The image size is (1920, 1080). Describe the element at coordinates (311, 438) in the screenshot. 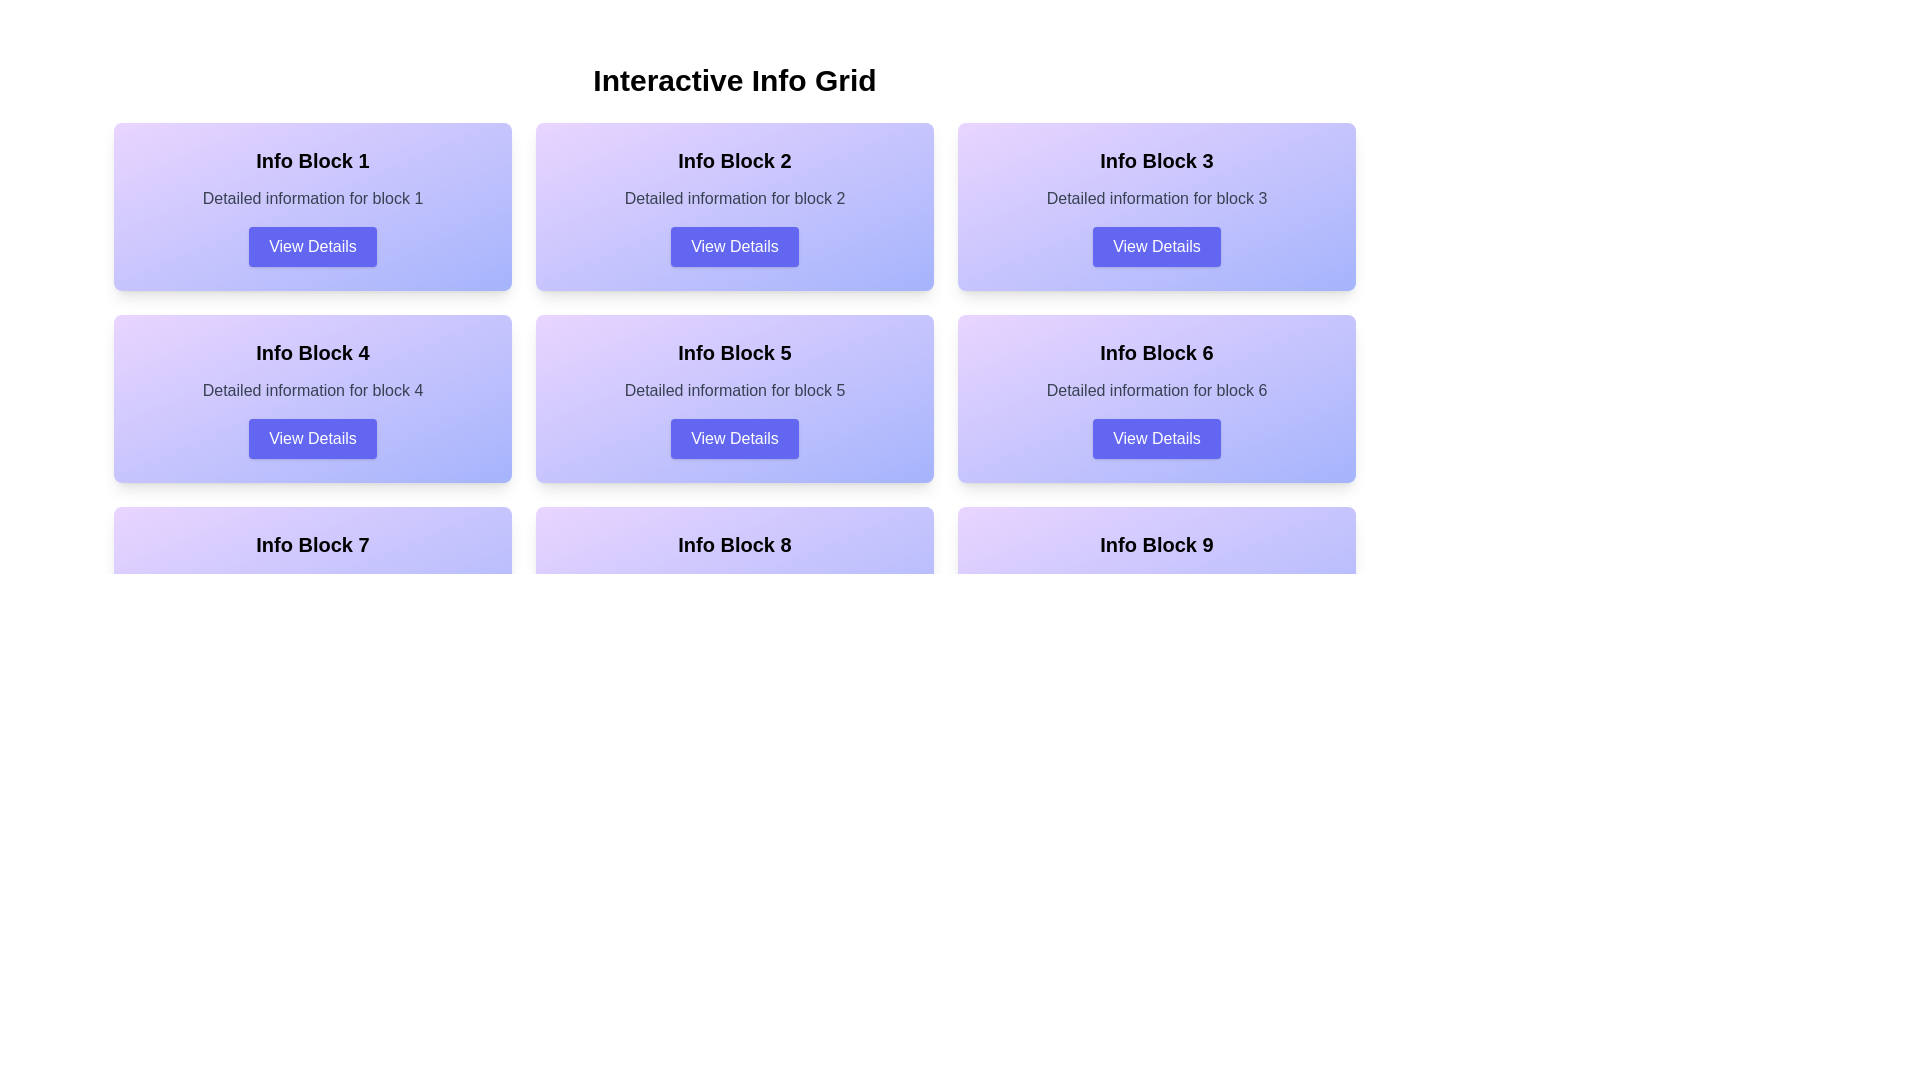

I see `the 'View Details' button with an indigo gradient background, located in 'Info Block 4'` at that location.